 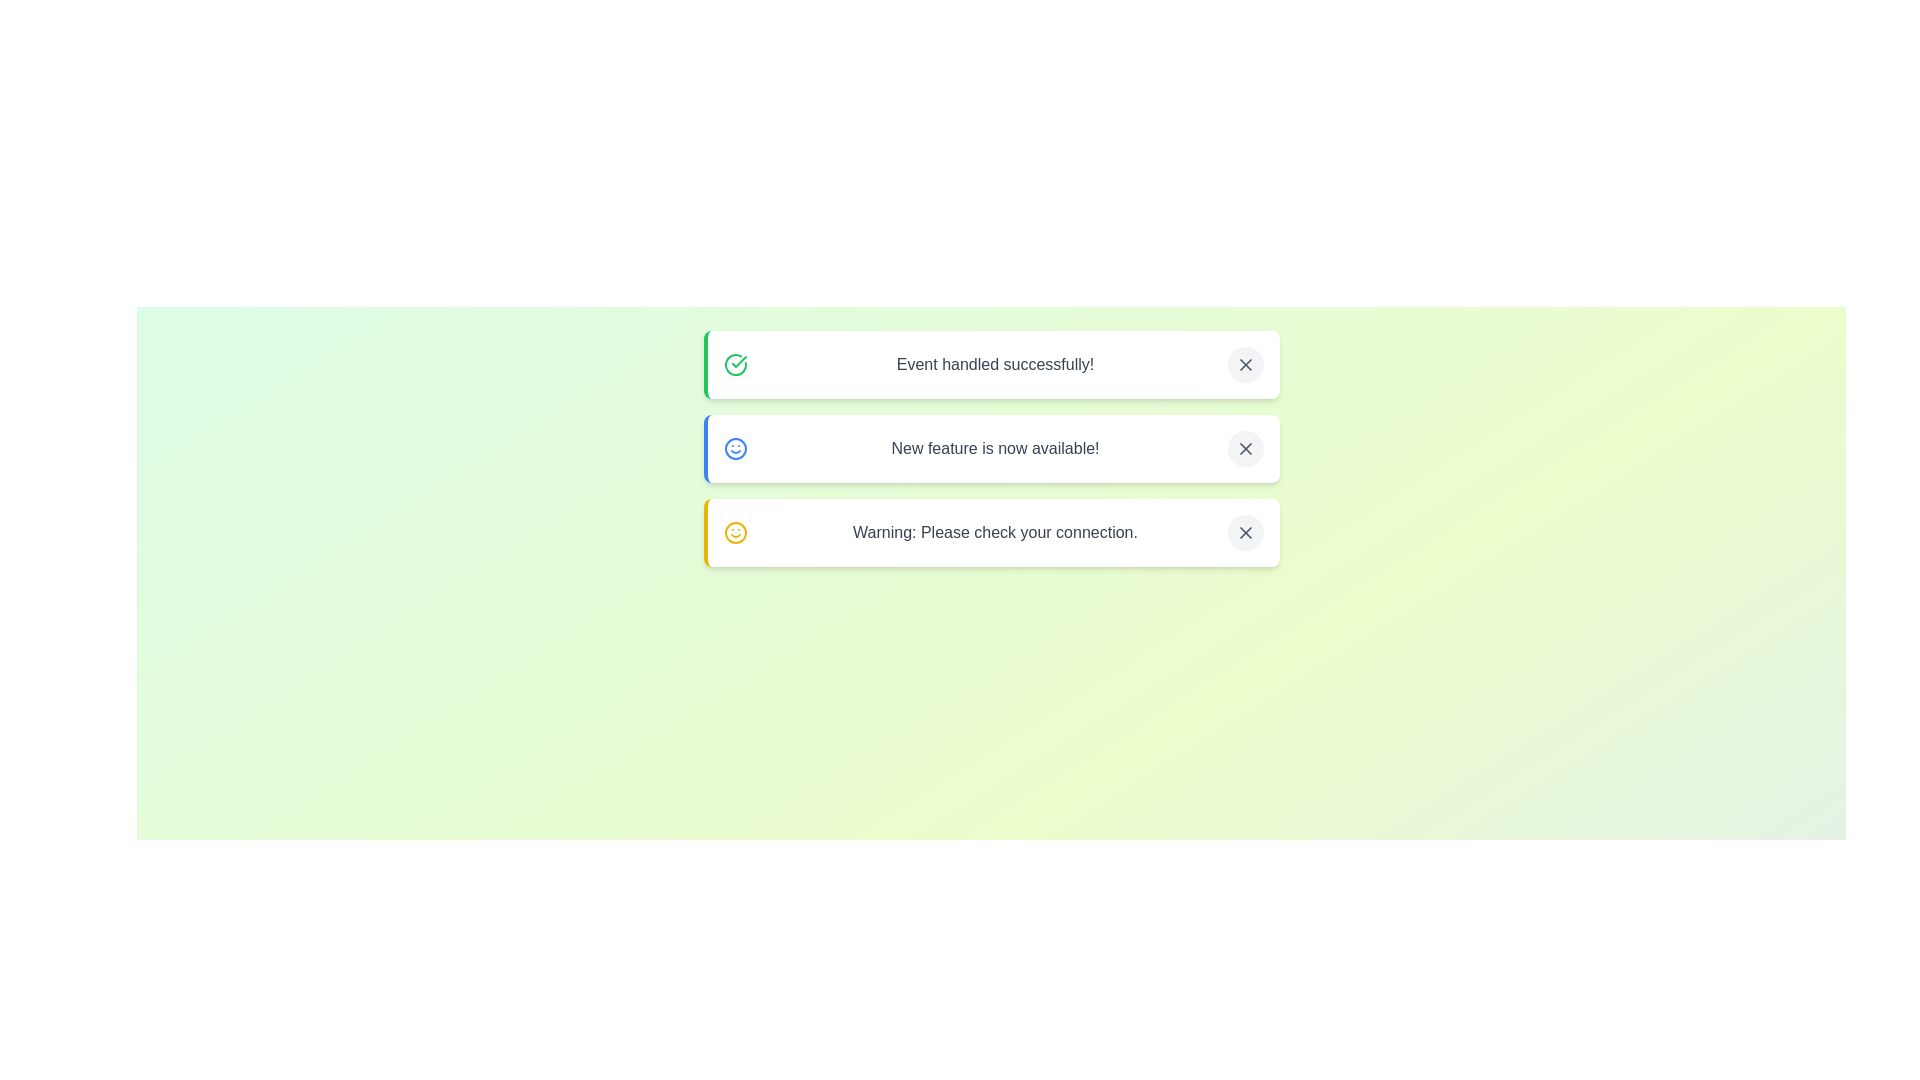 I want to click on the green checkmark icon located at the top-left corner of the first notification card, which contains the message 'Event handled successfully!', so click(x=738, y=362).